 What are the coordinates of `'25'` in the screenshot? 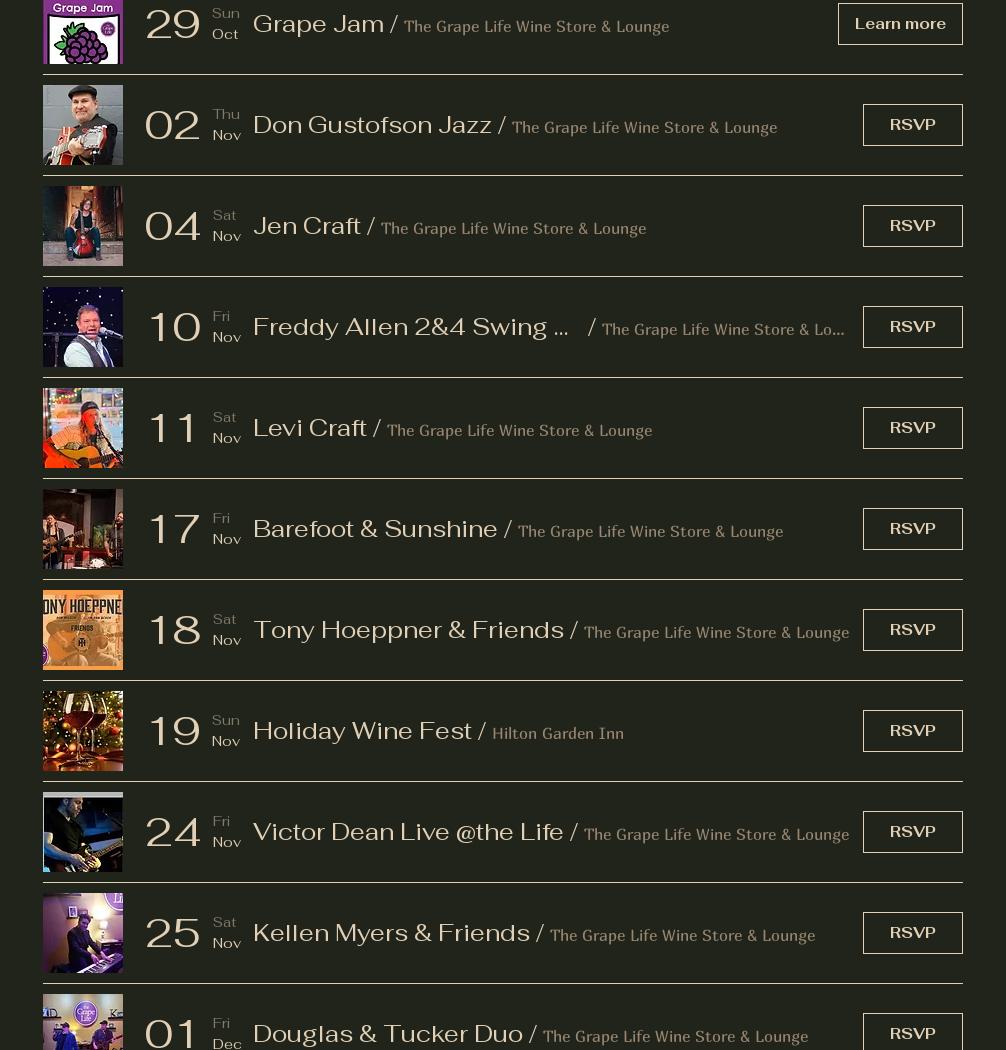 It's located at (173, 931).